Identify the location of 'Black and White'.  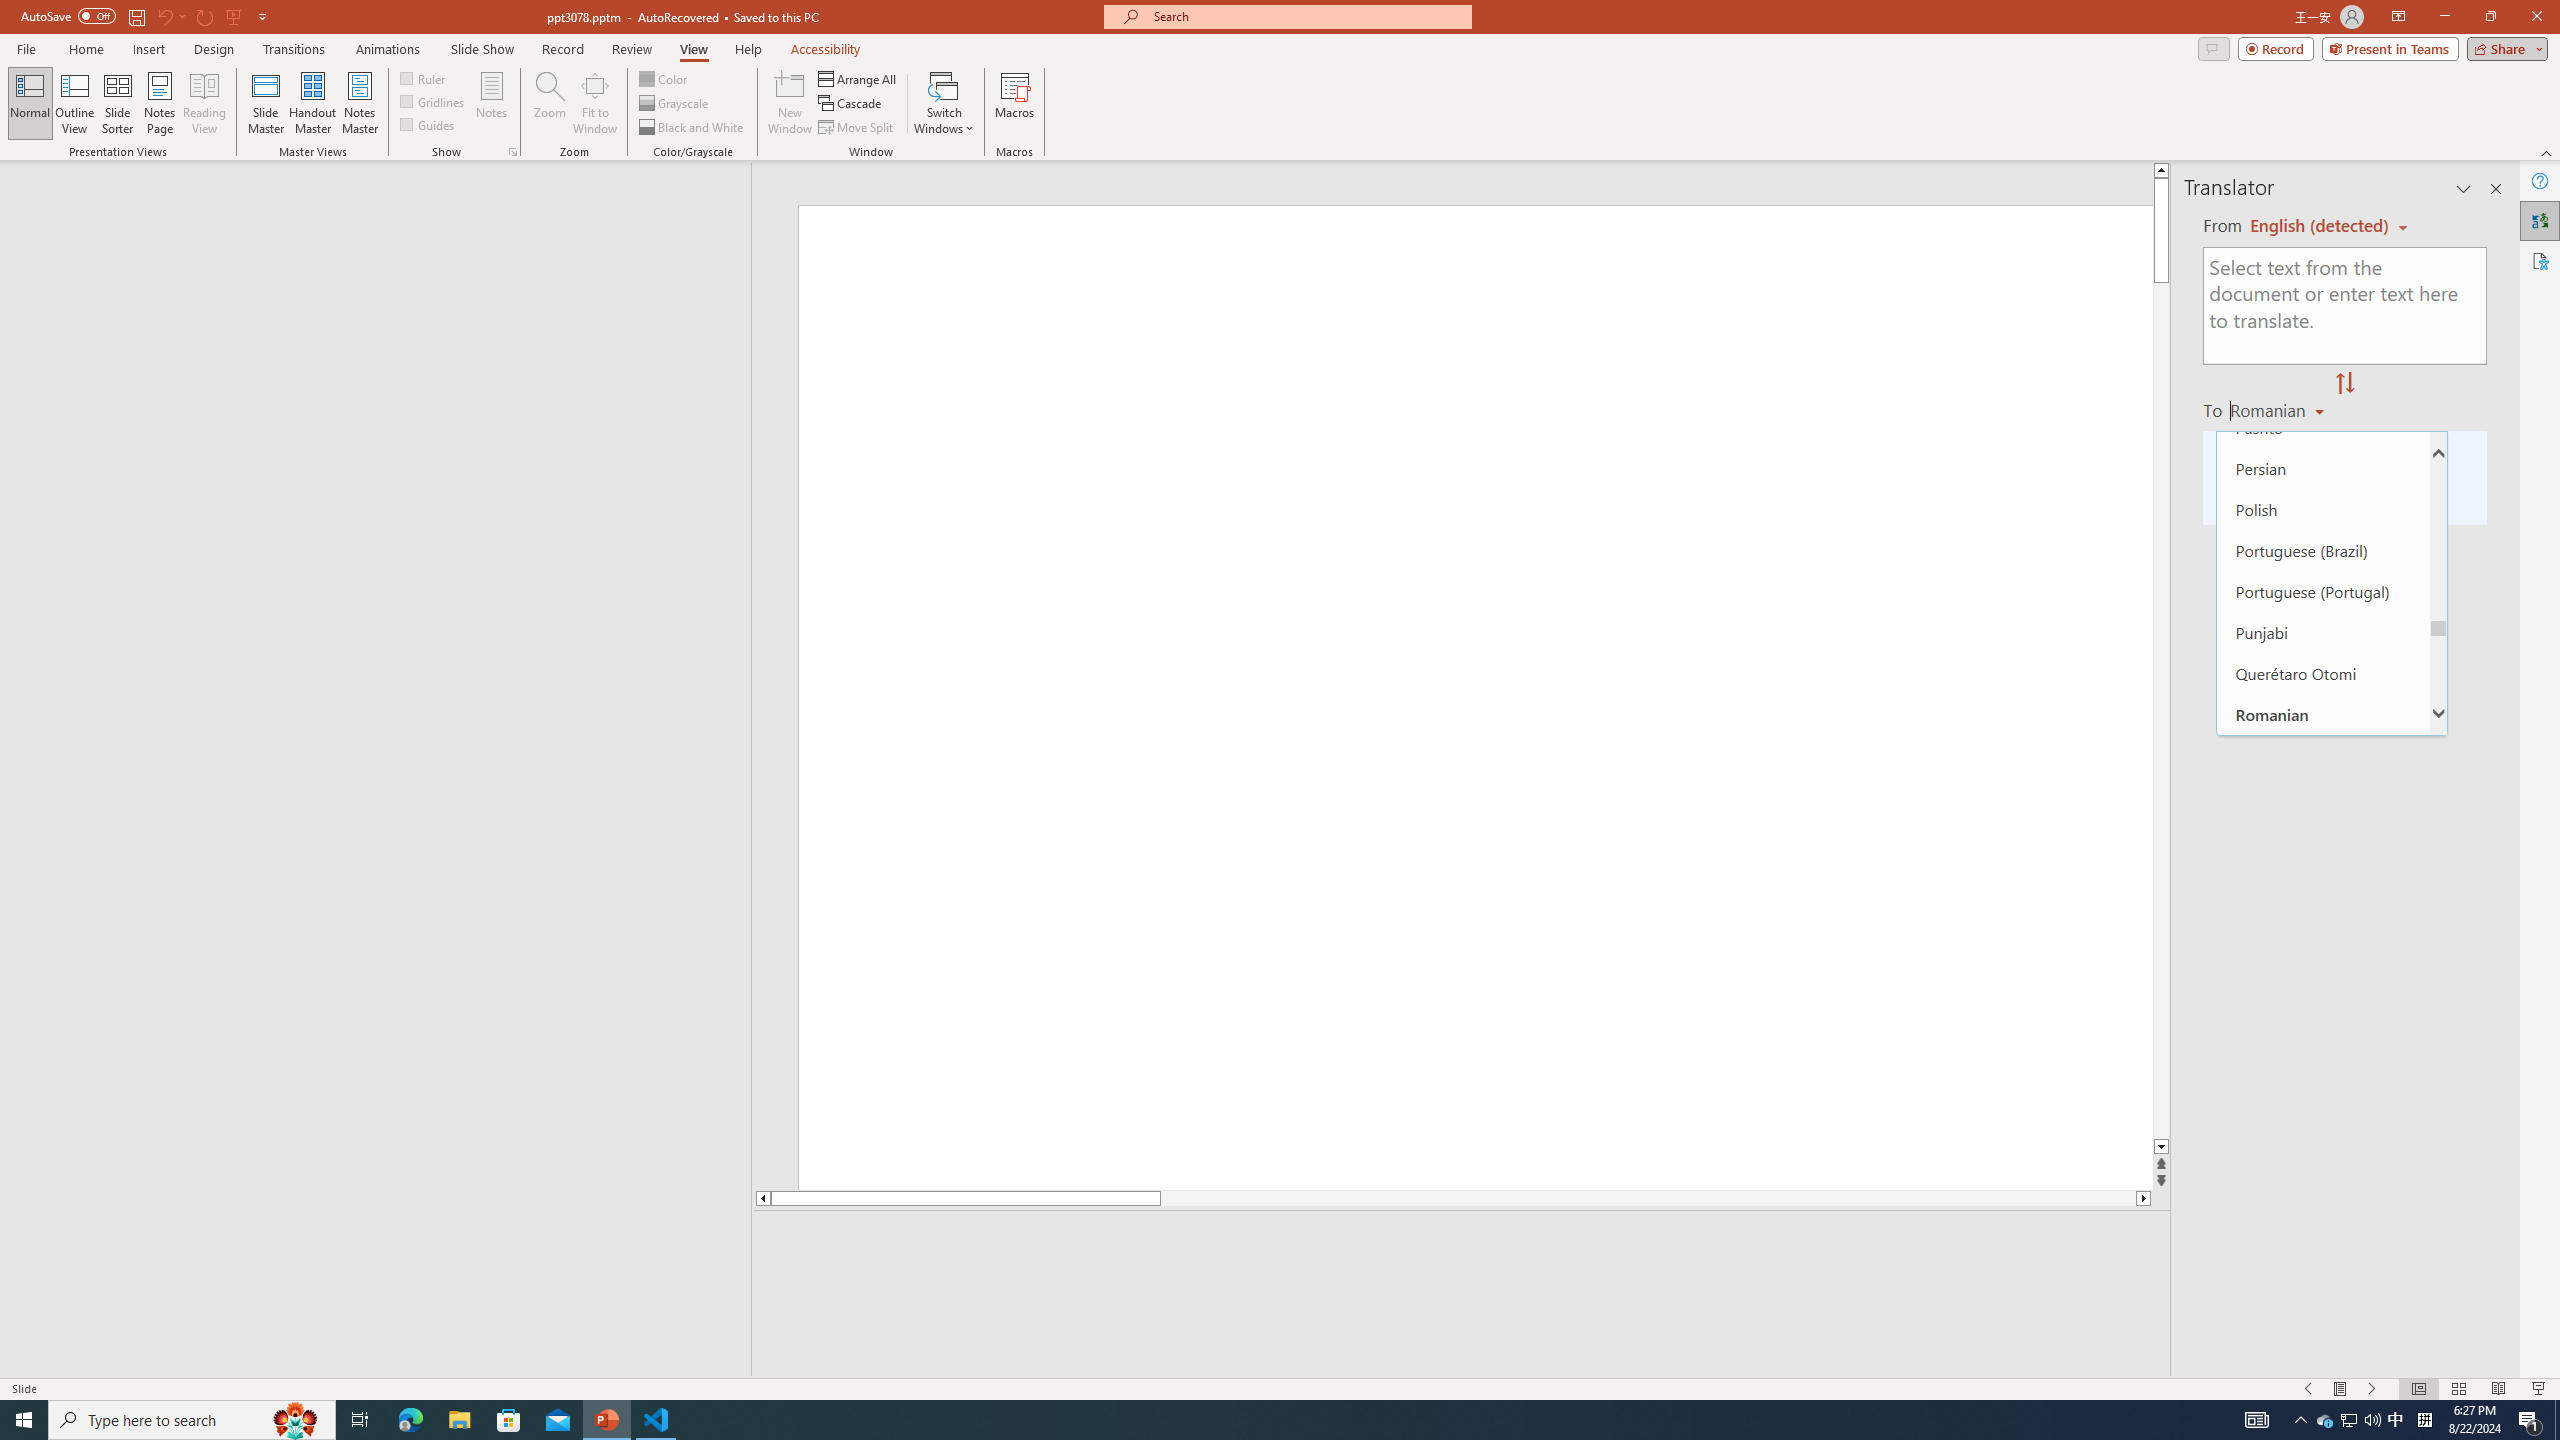
(692, 127).